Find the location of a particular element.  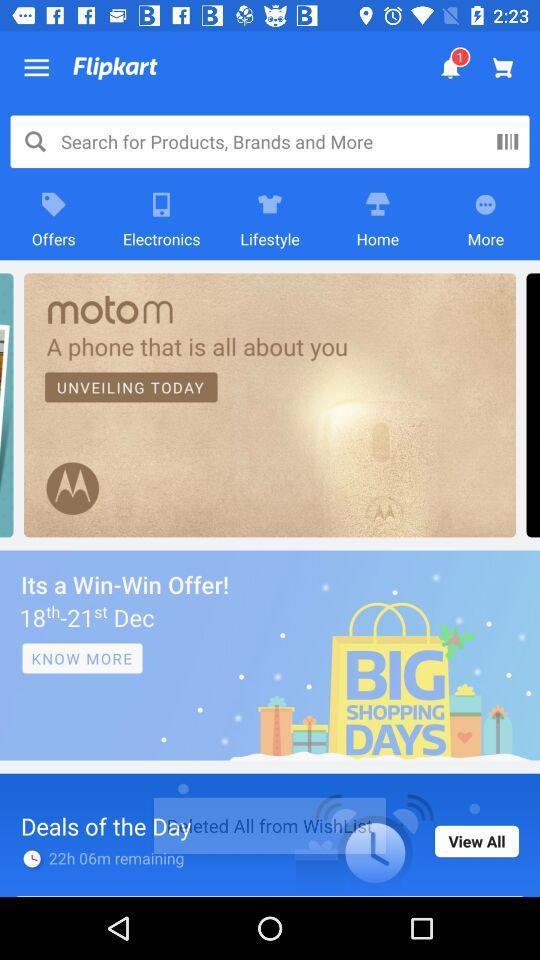

the item next to search for products item is located at coordinates (507, 140).